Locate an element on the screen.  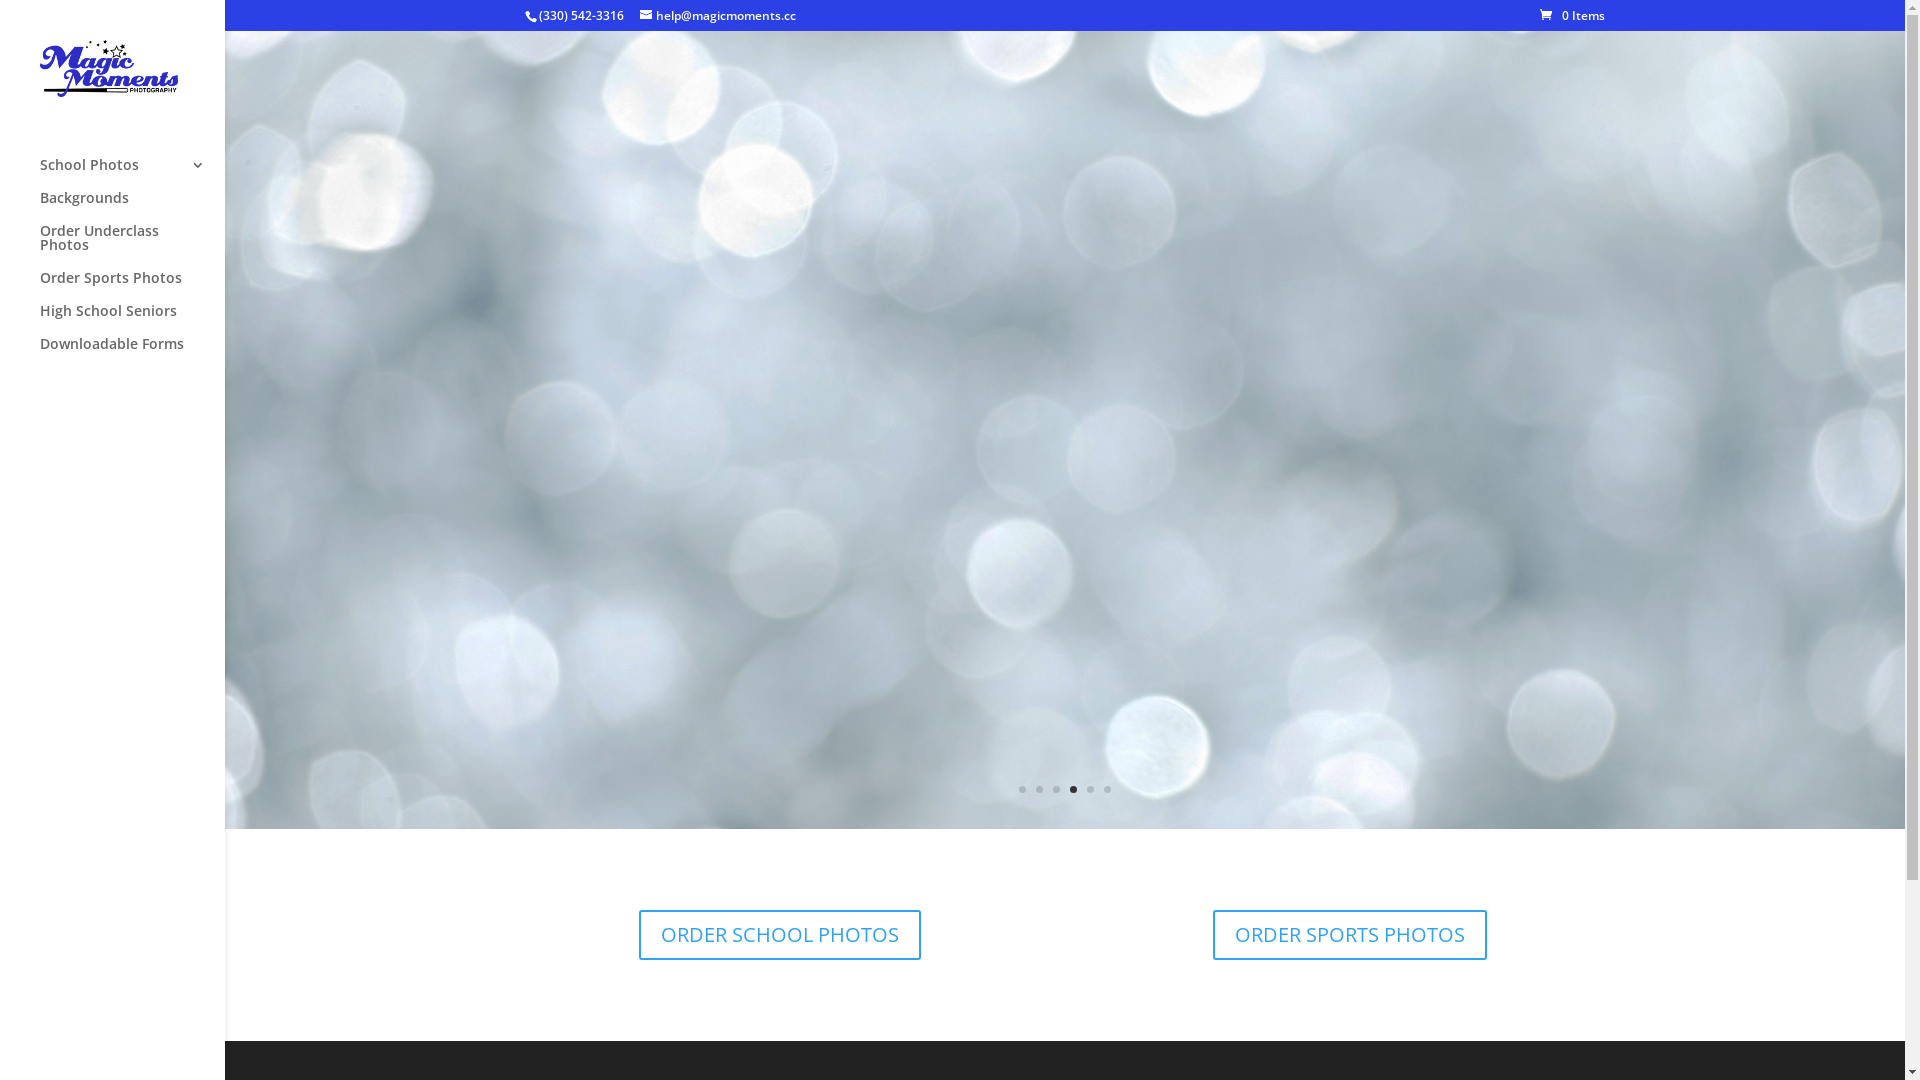
'High School Seniors' is located at coordinates (39, 319).